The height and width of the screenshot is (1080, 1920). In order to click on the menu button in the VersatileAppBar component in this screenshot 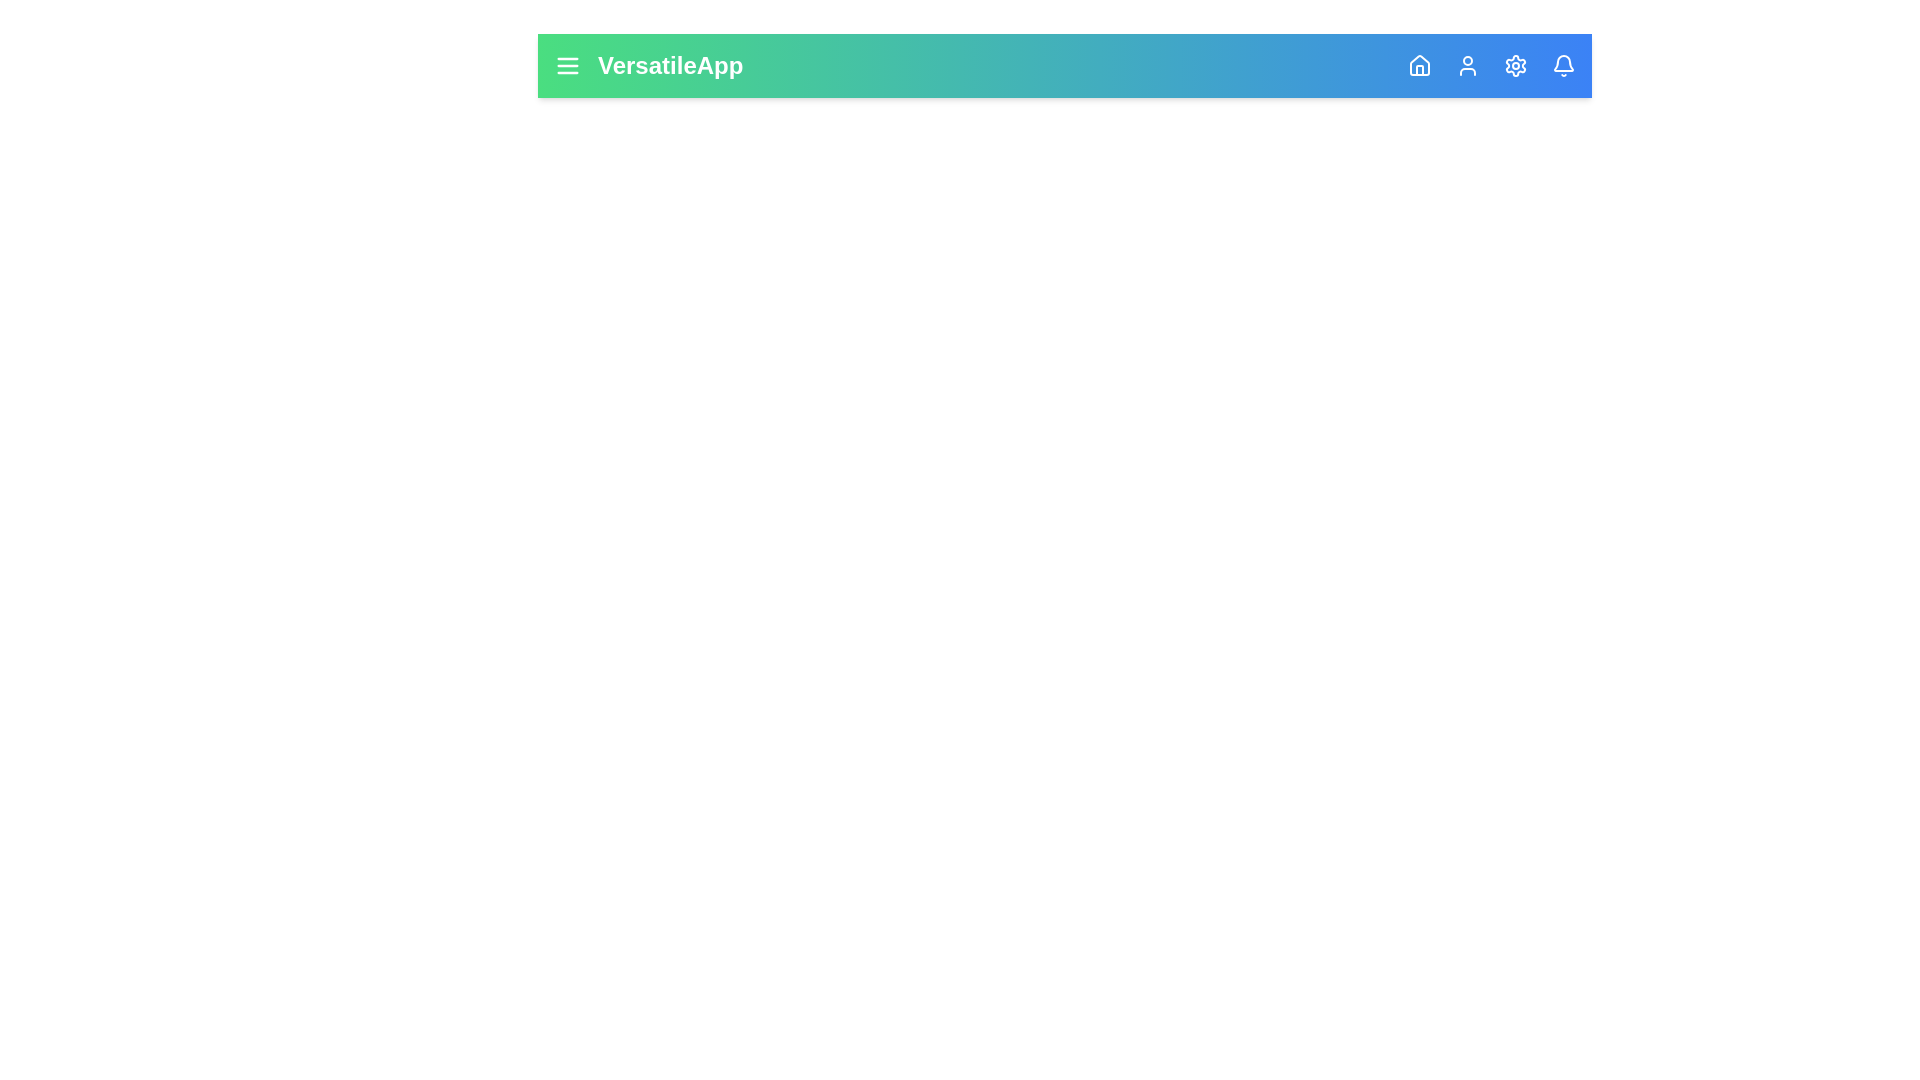, I will do `click(566, 64)`.